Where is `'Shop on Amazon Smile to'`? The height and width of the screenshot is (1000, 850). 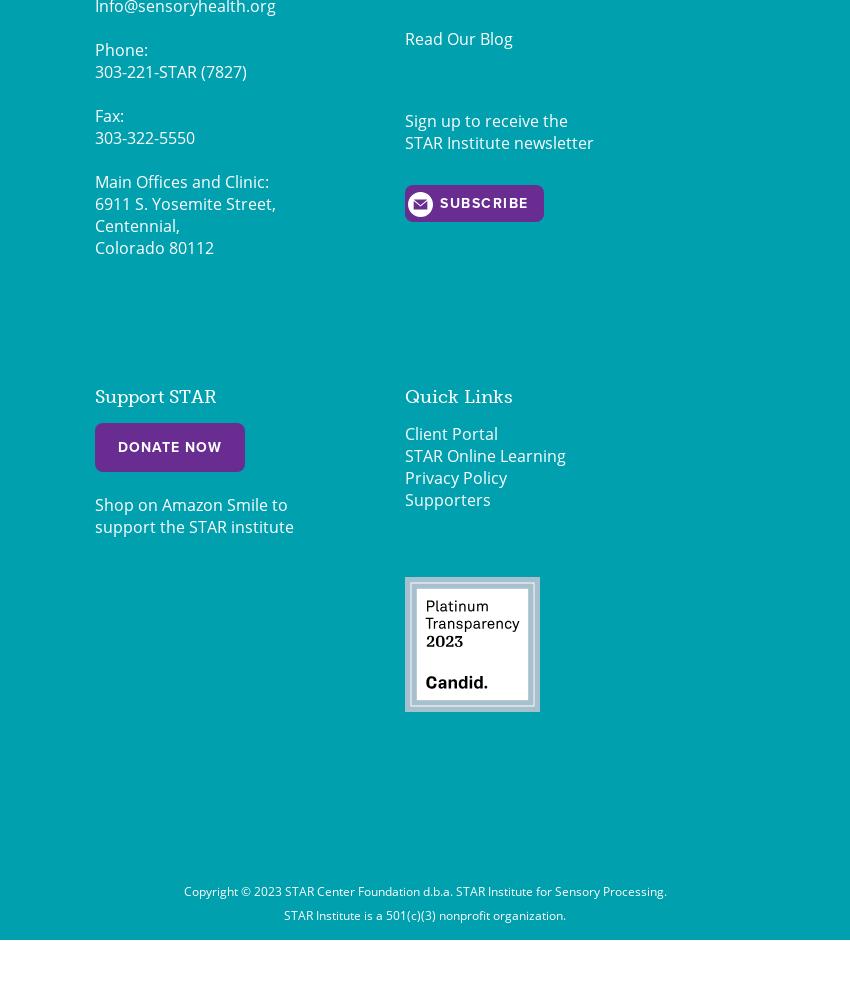
'Shop on Amazon Smile to' is located at coordinates (190, 504).